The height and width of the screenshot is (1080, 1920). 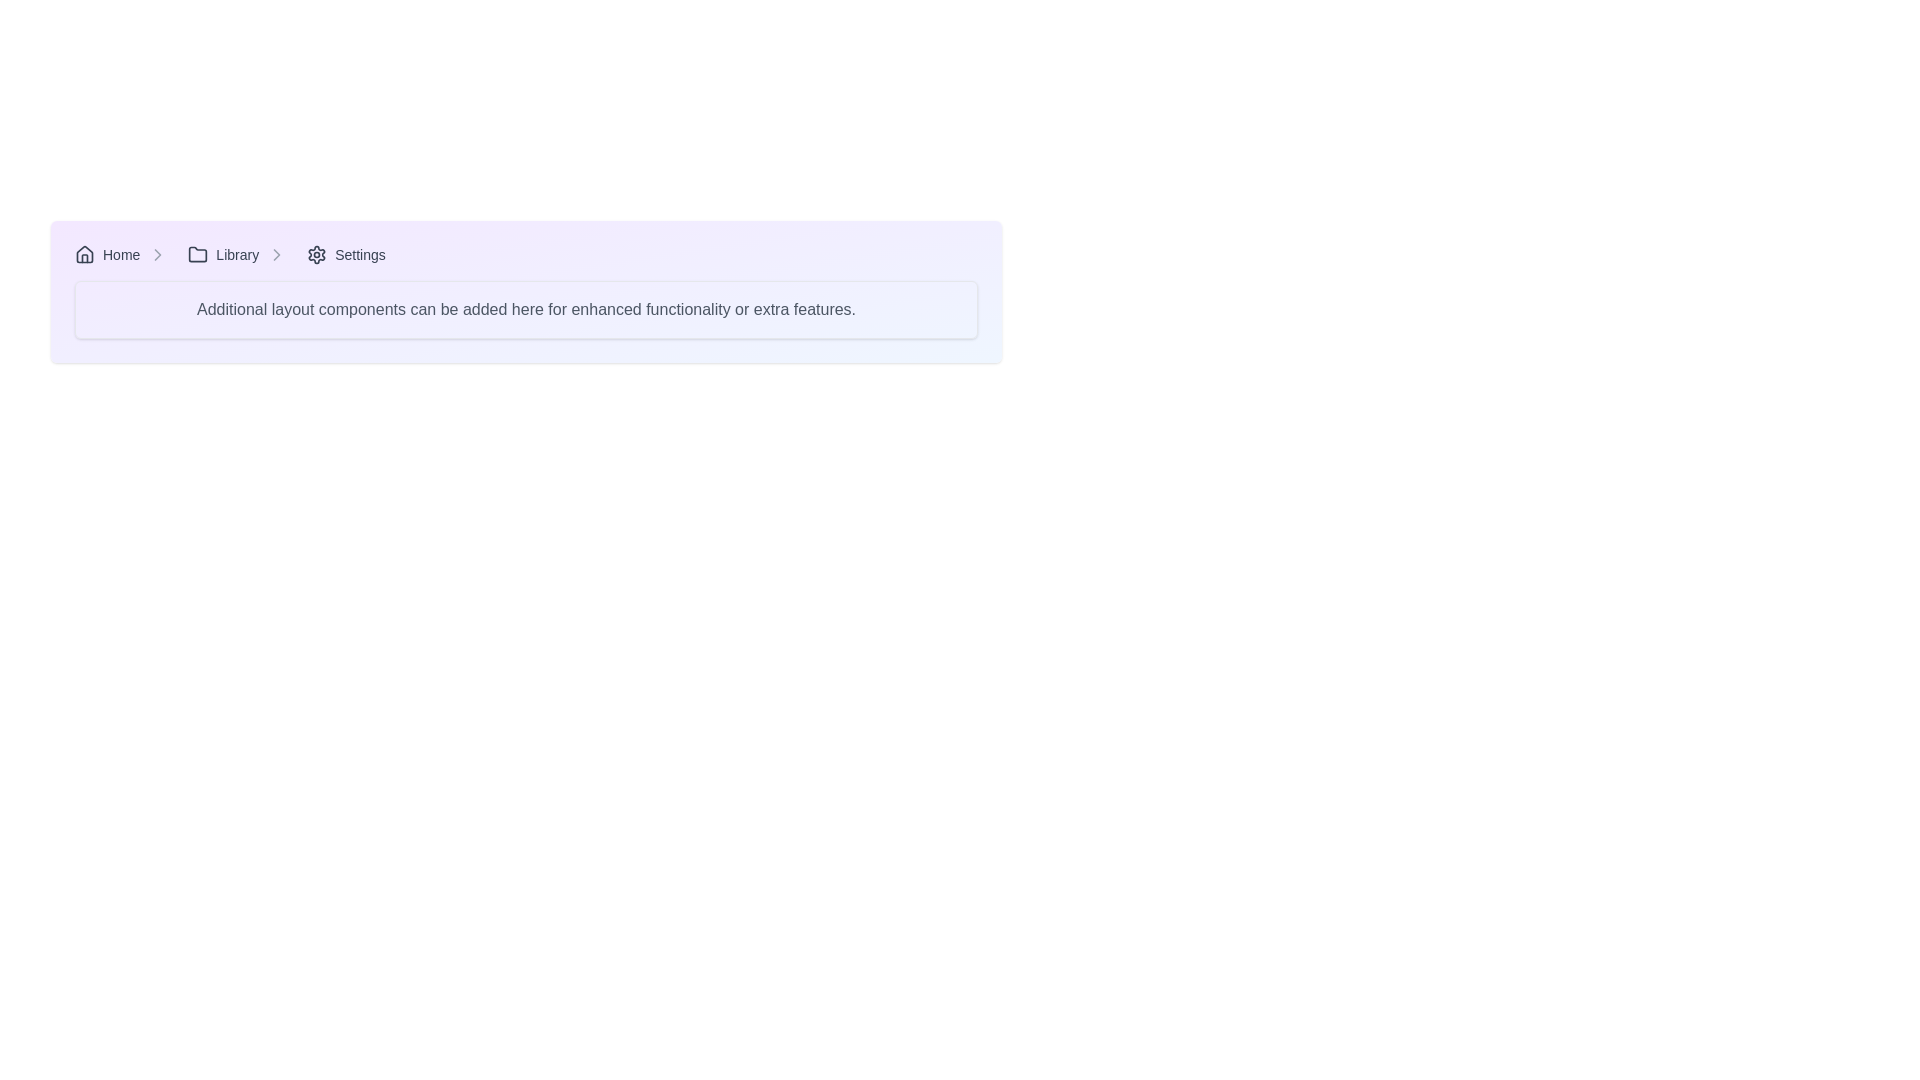 I want to click on the Settings Icon, which resembles a gear and is the leftmost component of the 'Settings' link in the navigation bar, so click(x=316, y=253).